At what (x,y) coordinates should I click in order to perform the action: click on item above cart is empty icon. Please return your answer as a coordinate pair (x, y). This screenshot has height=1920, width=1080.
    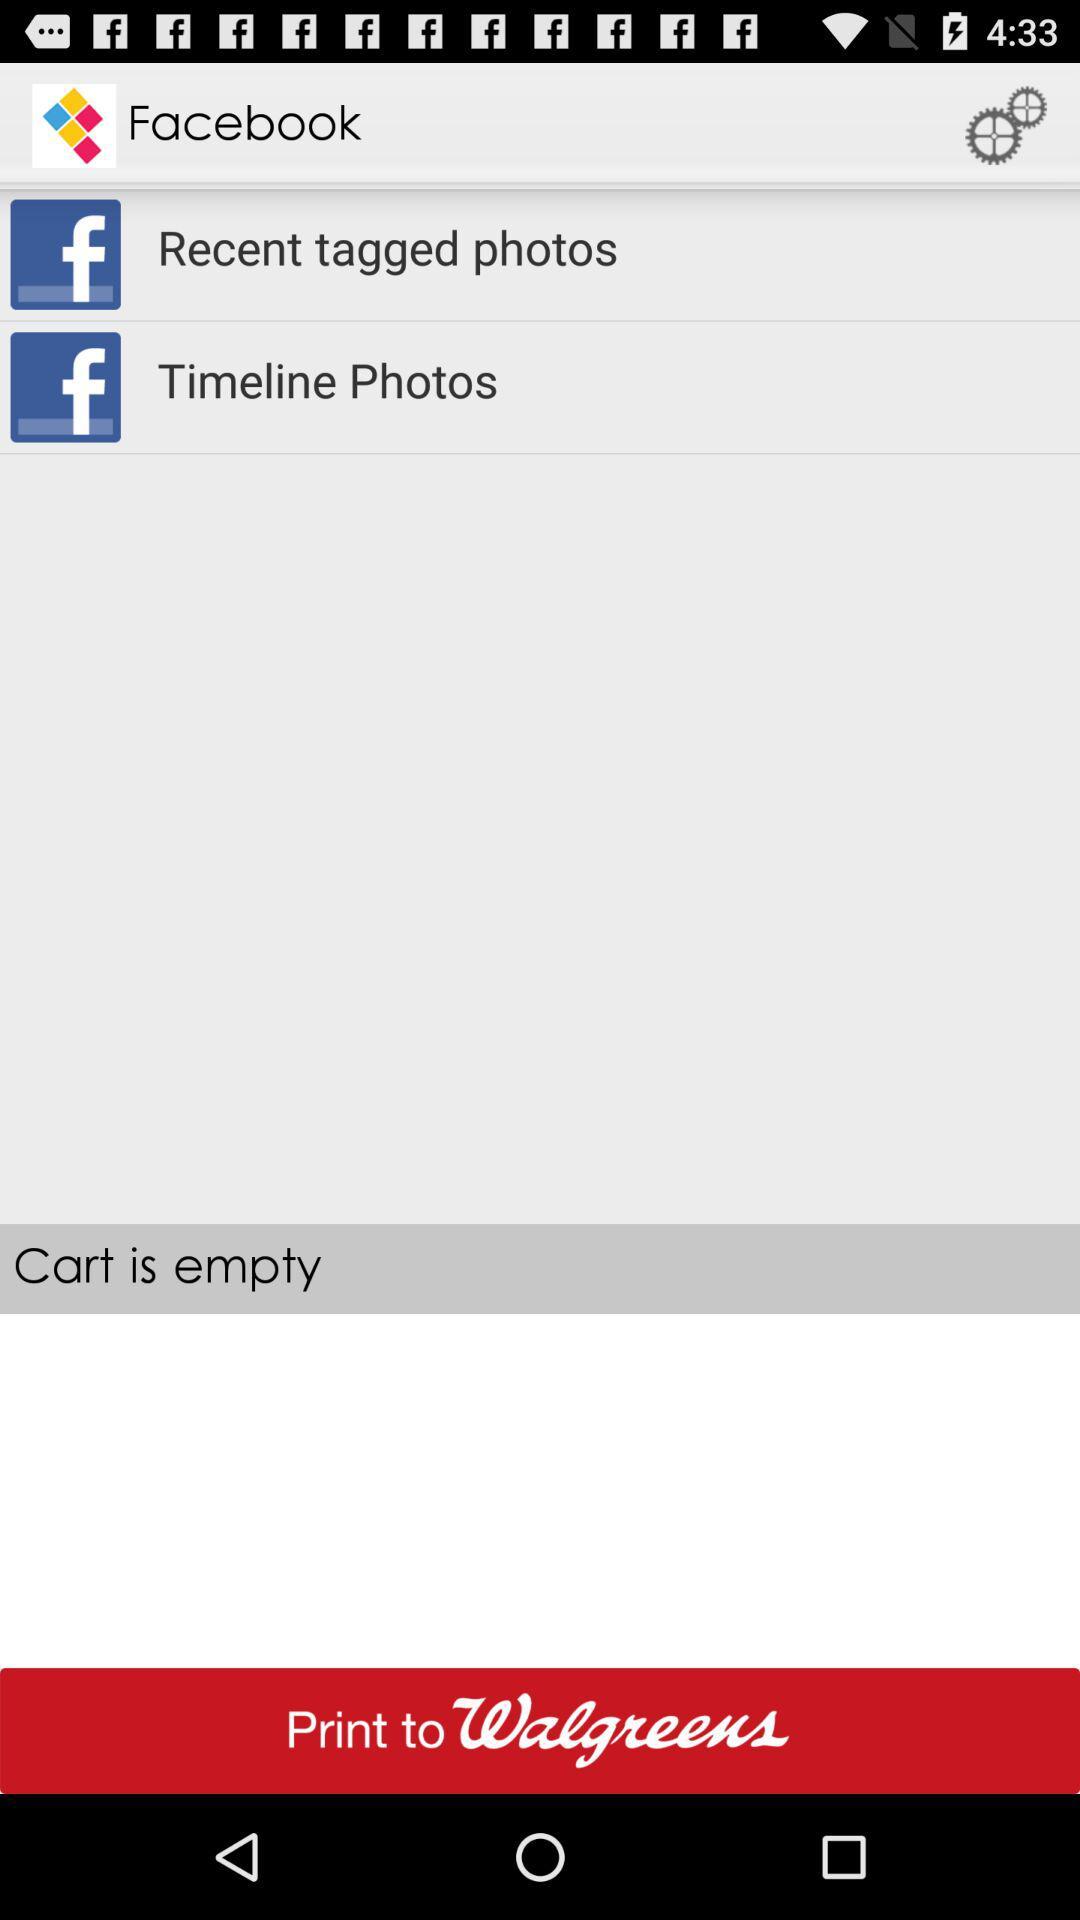
    Looking at the image, I should click on (604, 379).